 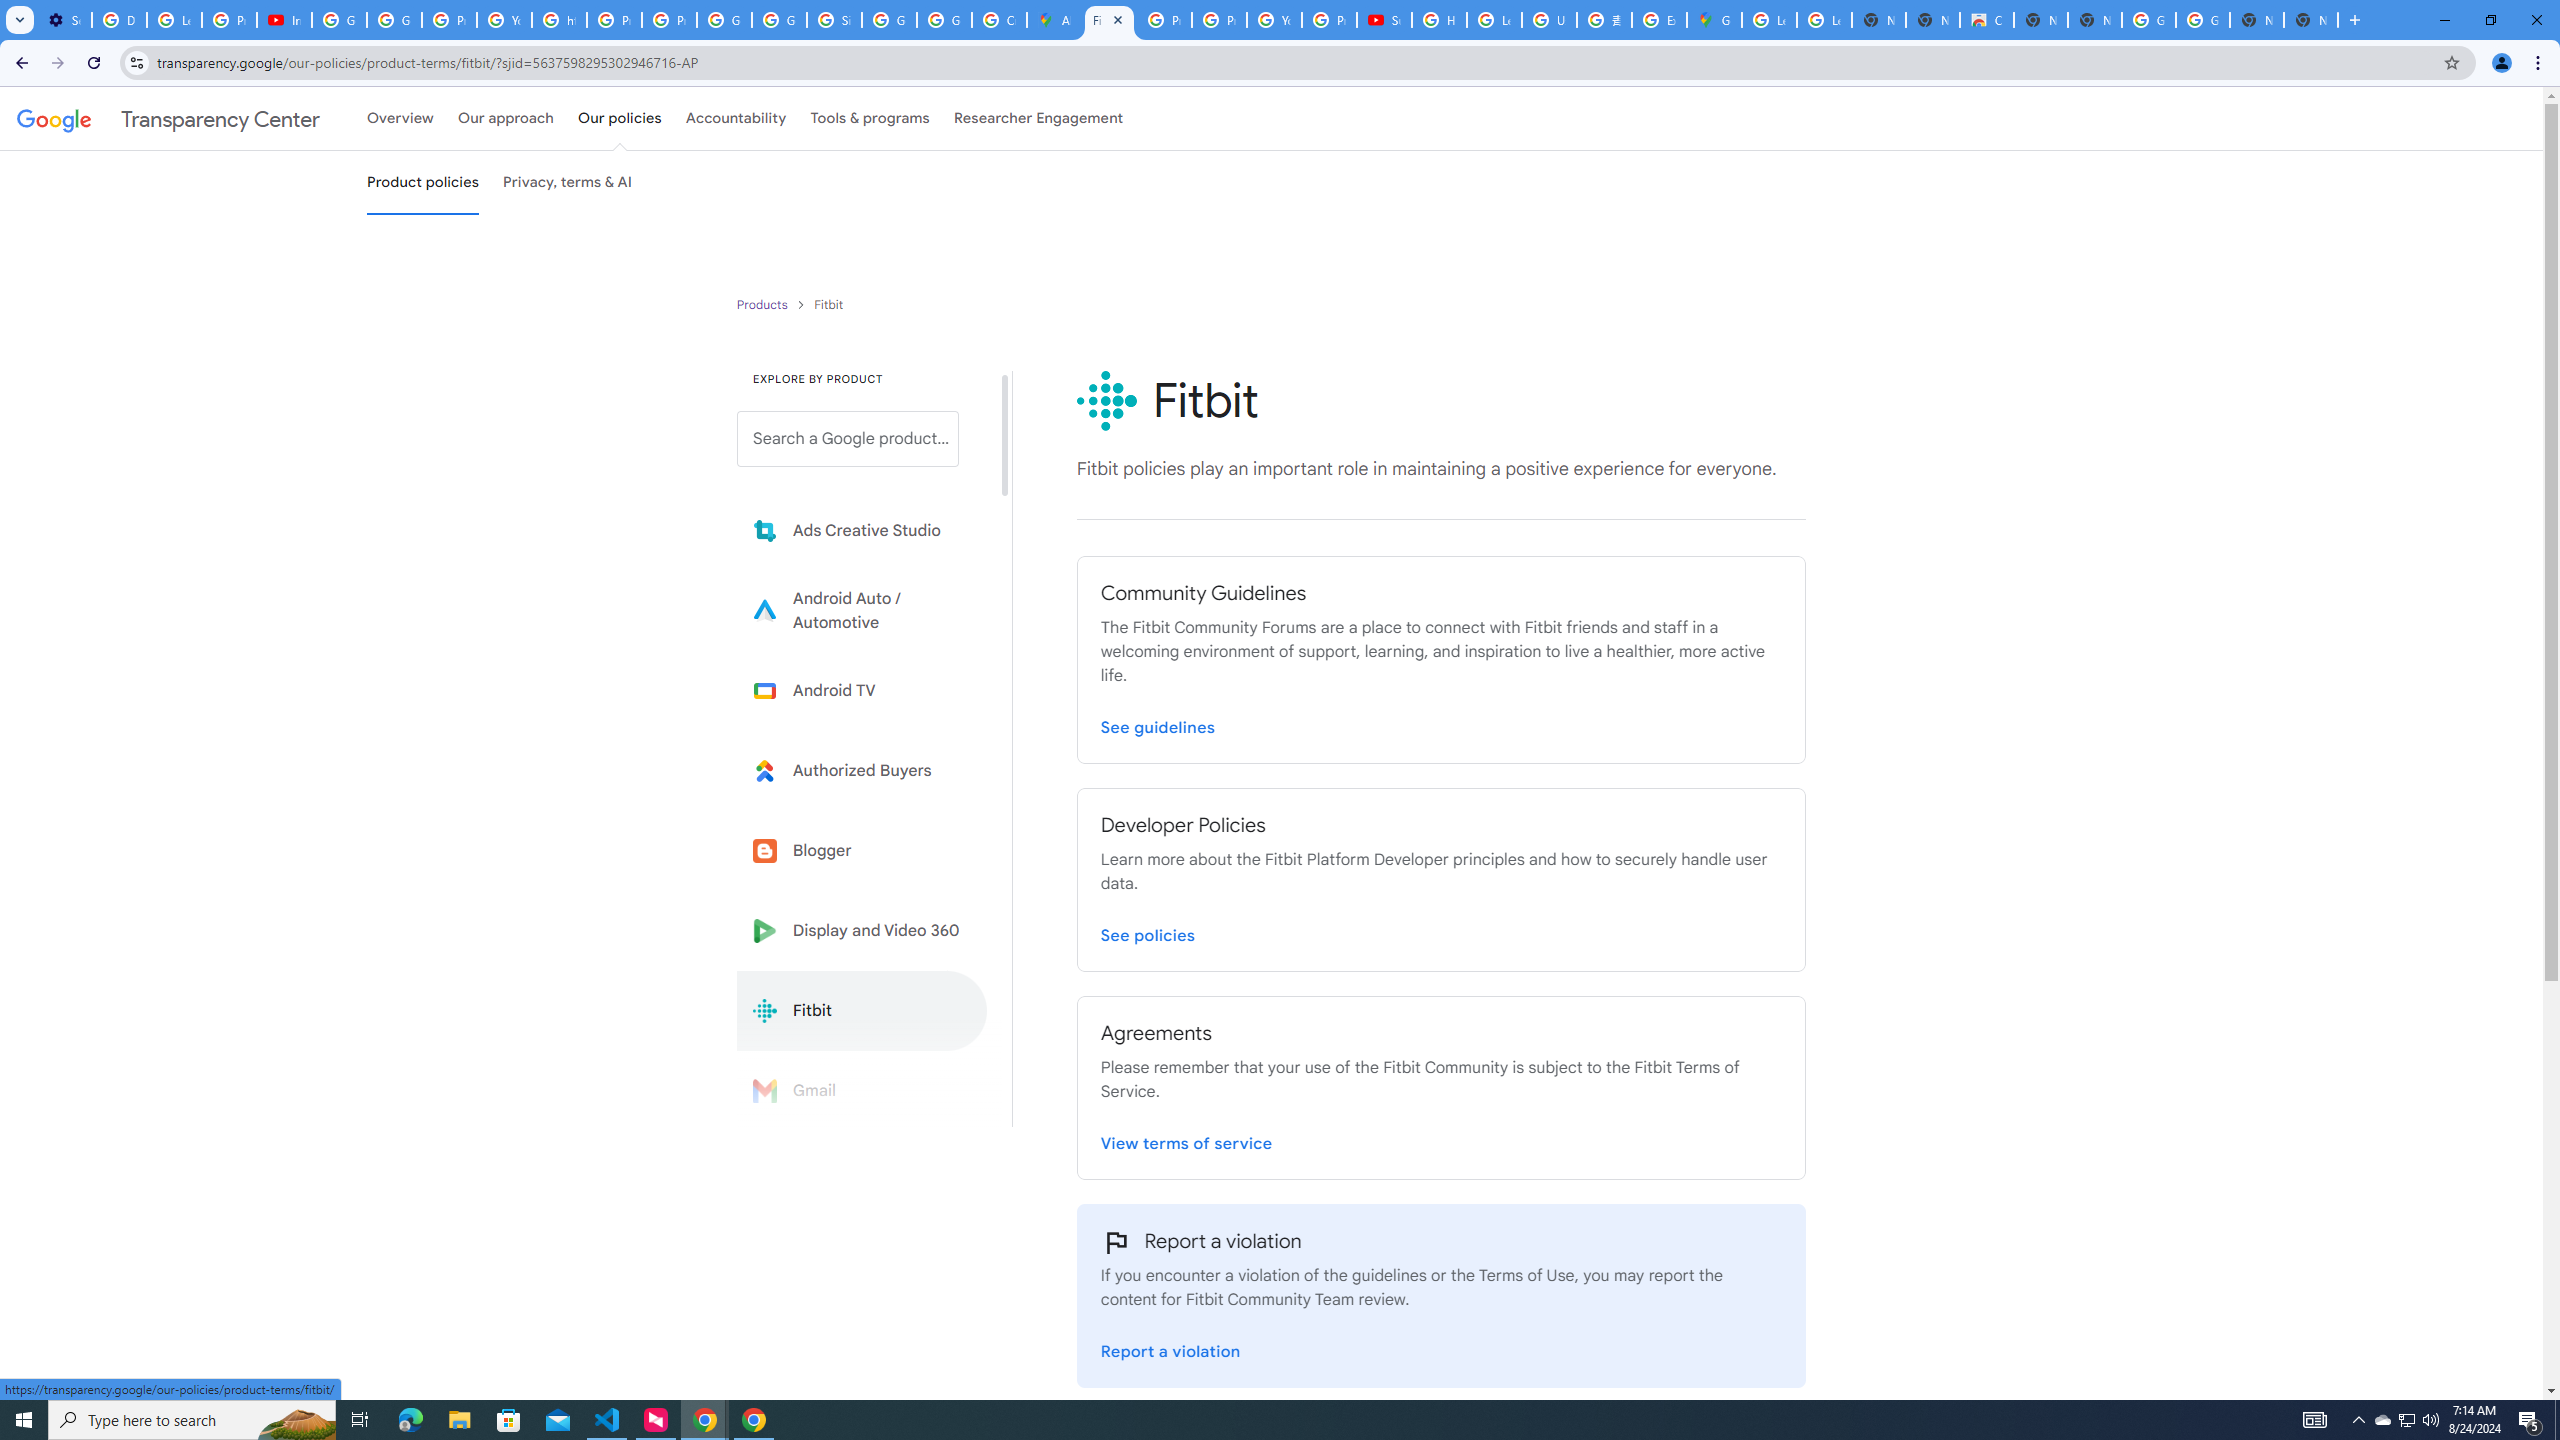 What do you see at coordinates (167, 118) in the screenshot?
I see `'Transparency Center'` at bounding box center [167, 118].